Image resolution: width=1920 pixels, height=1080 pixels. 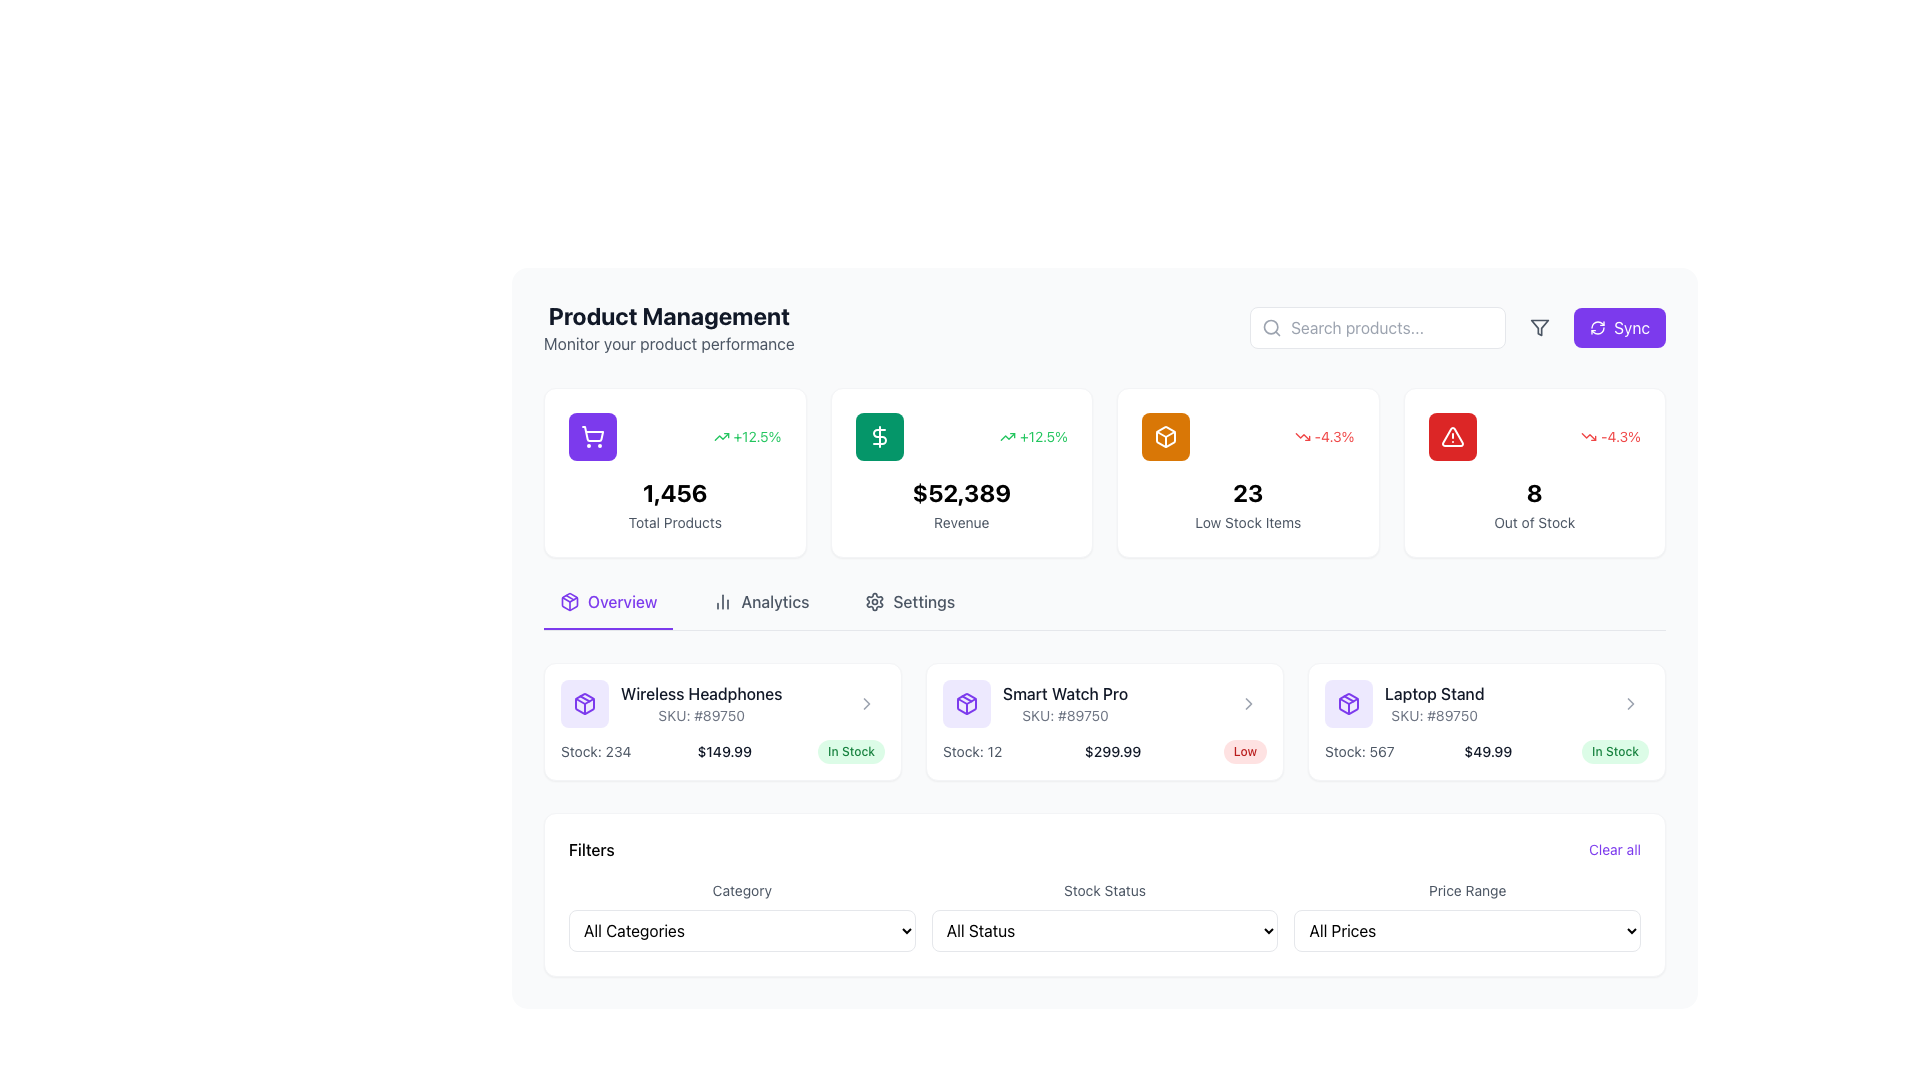 I want to click on the Filter button, which is a minimalistic gray funnel icon located at the top-right of the interface, directly to the left of the purple 'Sync' button, so click(x=1539, y=326).